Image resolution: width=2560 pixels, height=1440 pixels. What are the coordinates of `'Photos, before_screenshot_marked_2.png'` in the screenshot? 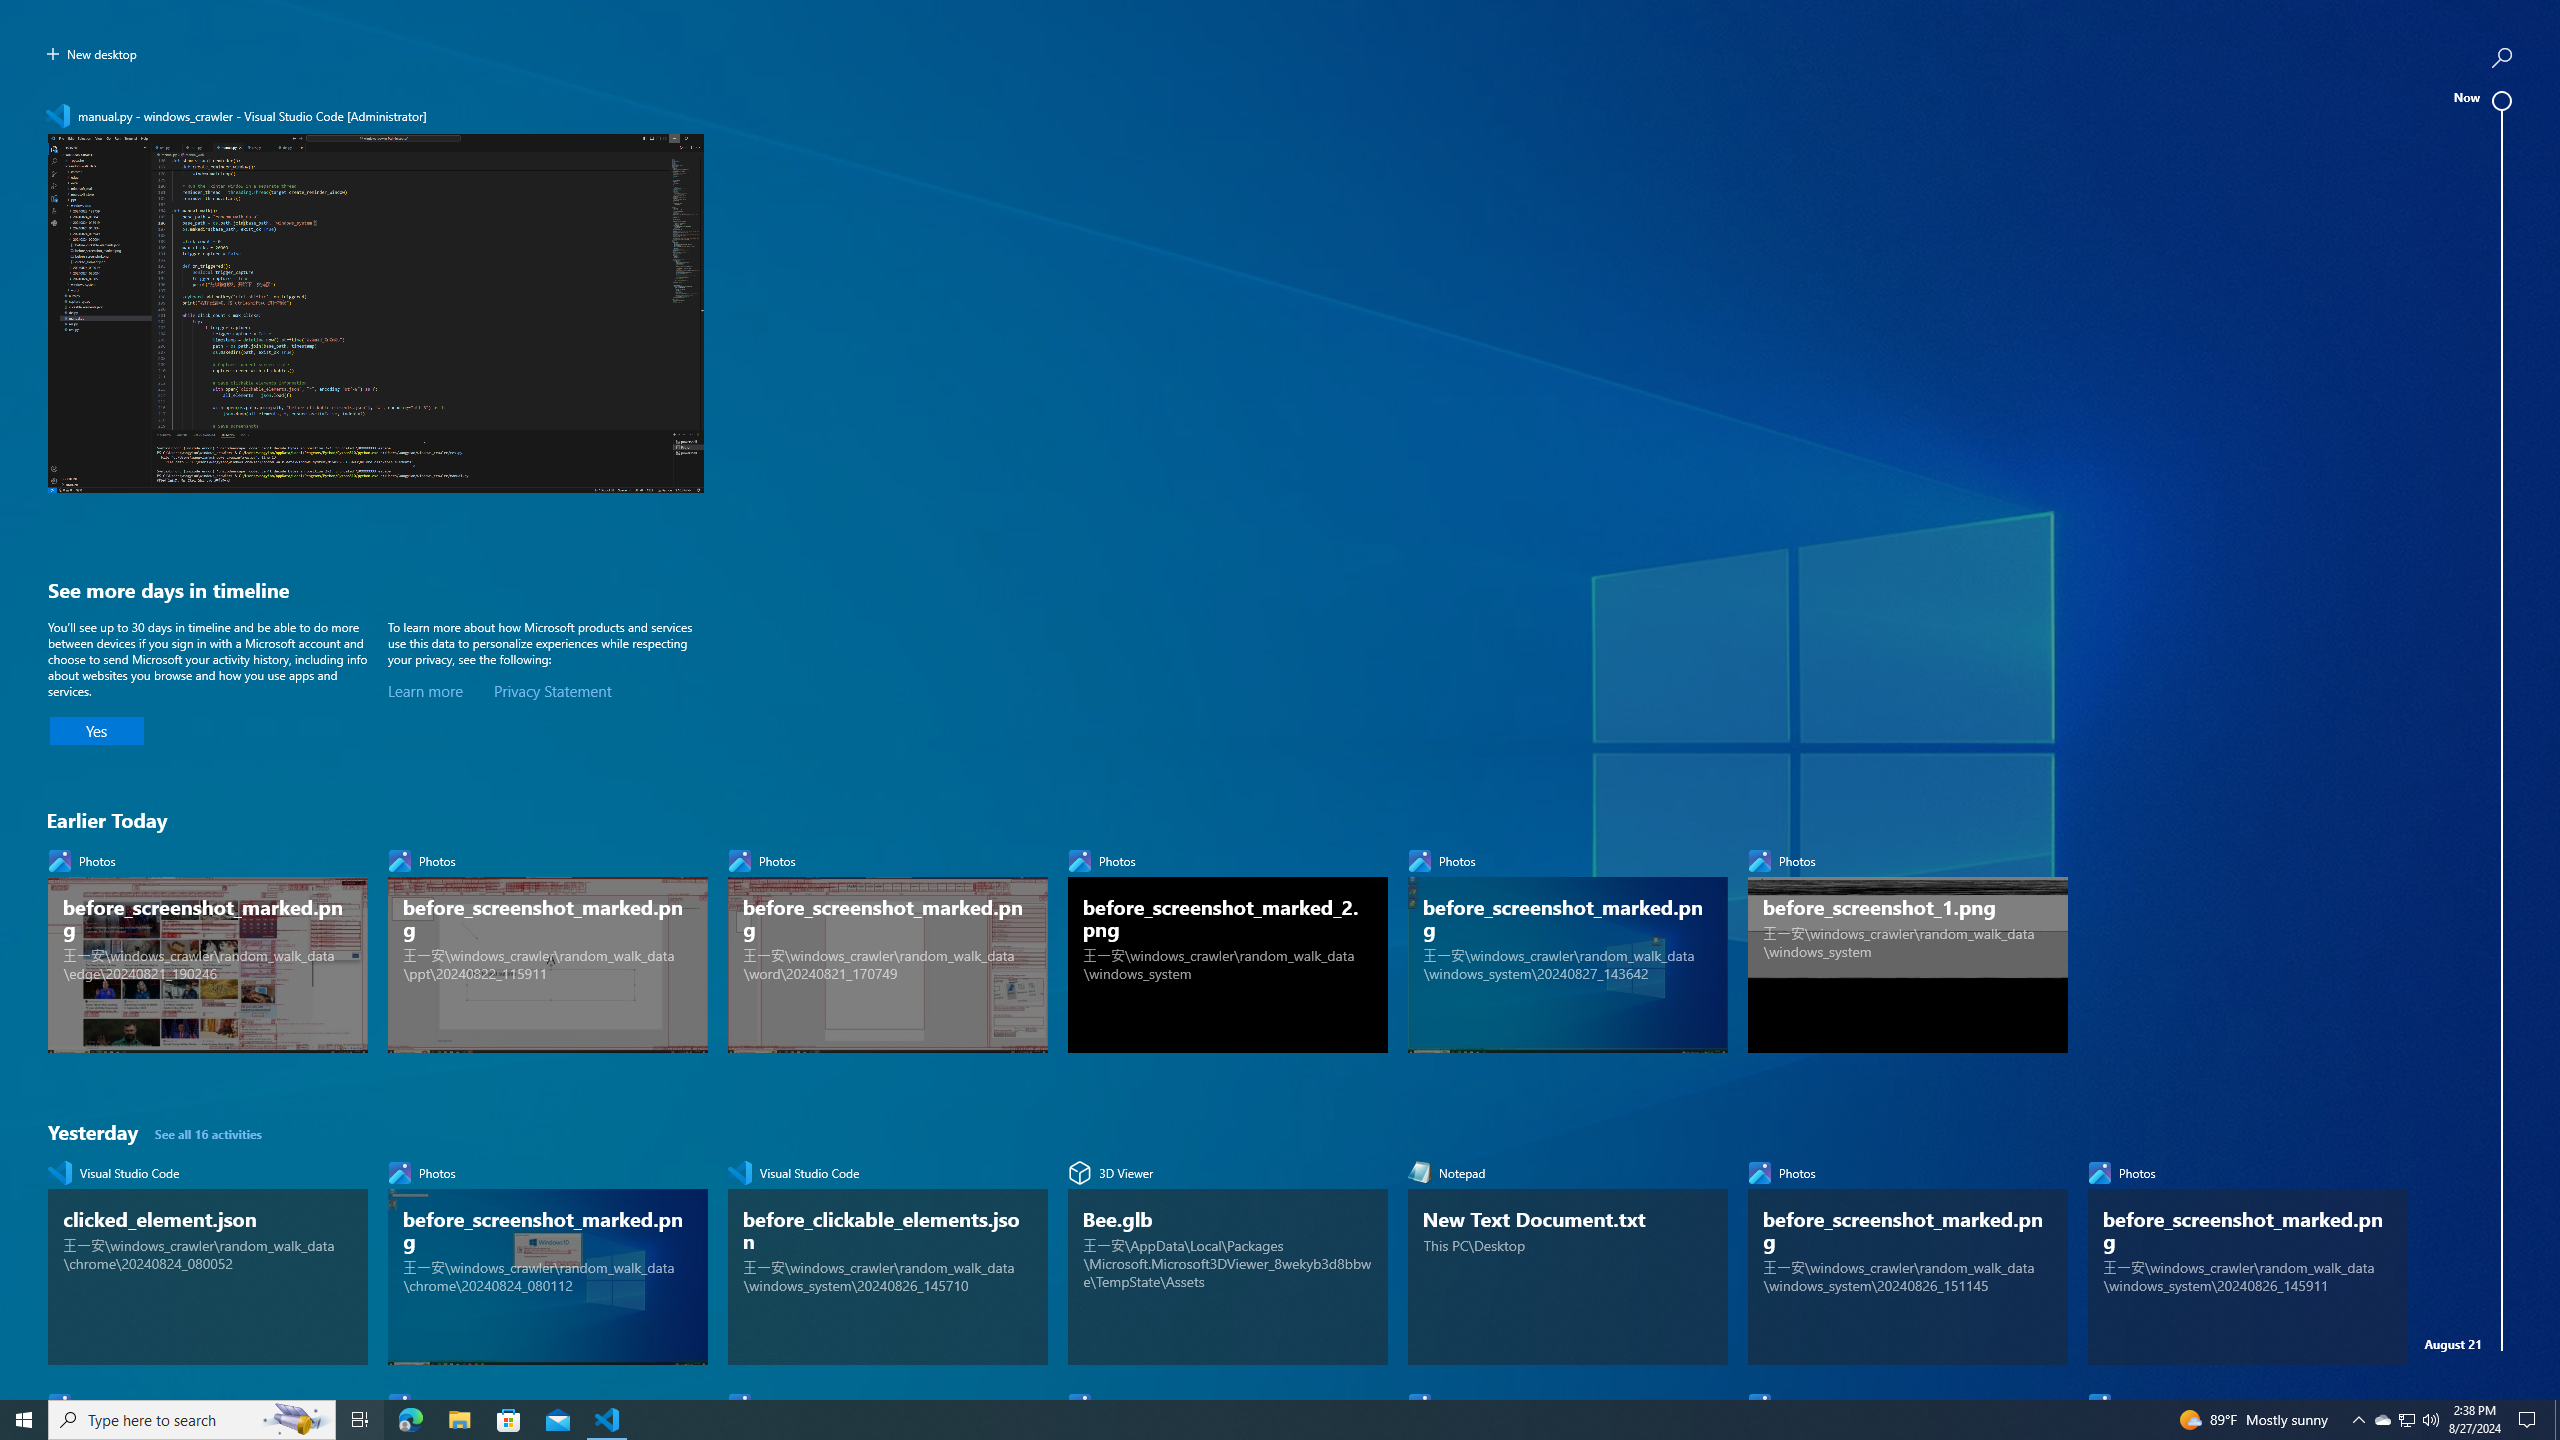 It's located at (1227, 945).